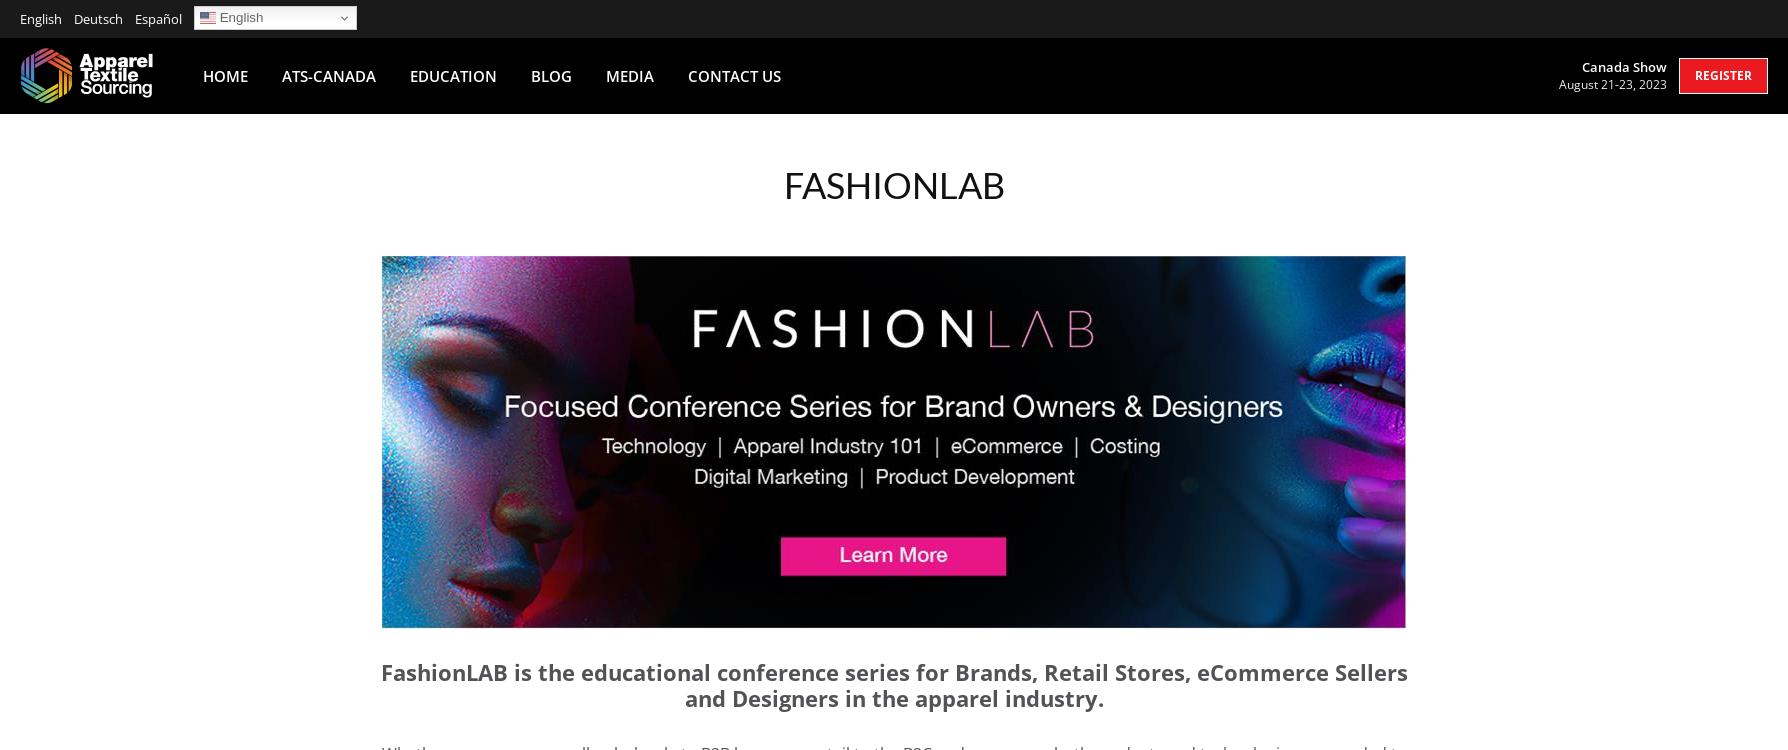 The image size is (1788, 750). Describe the element at coordinates (1581, 65) in the screenshot. I see `'Canada Show'` at that location.